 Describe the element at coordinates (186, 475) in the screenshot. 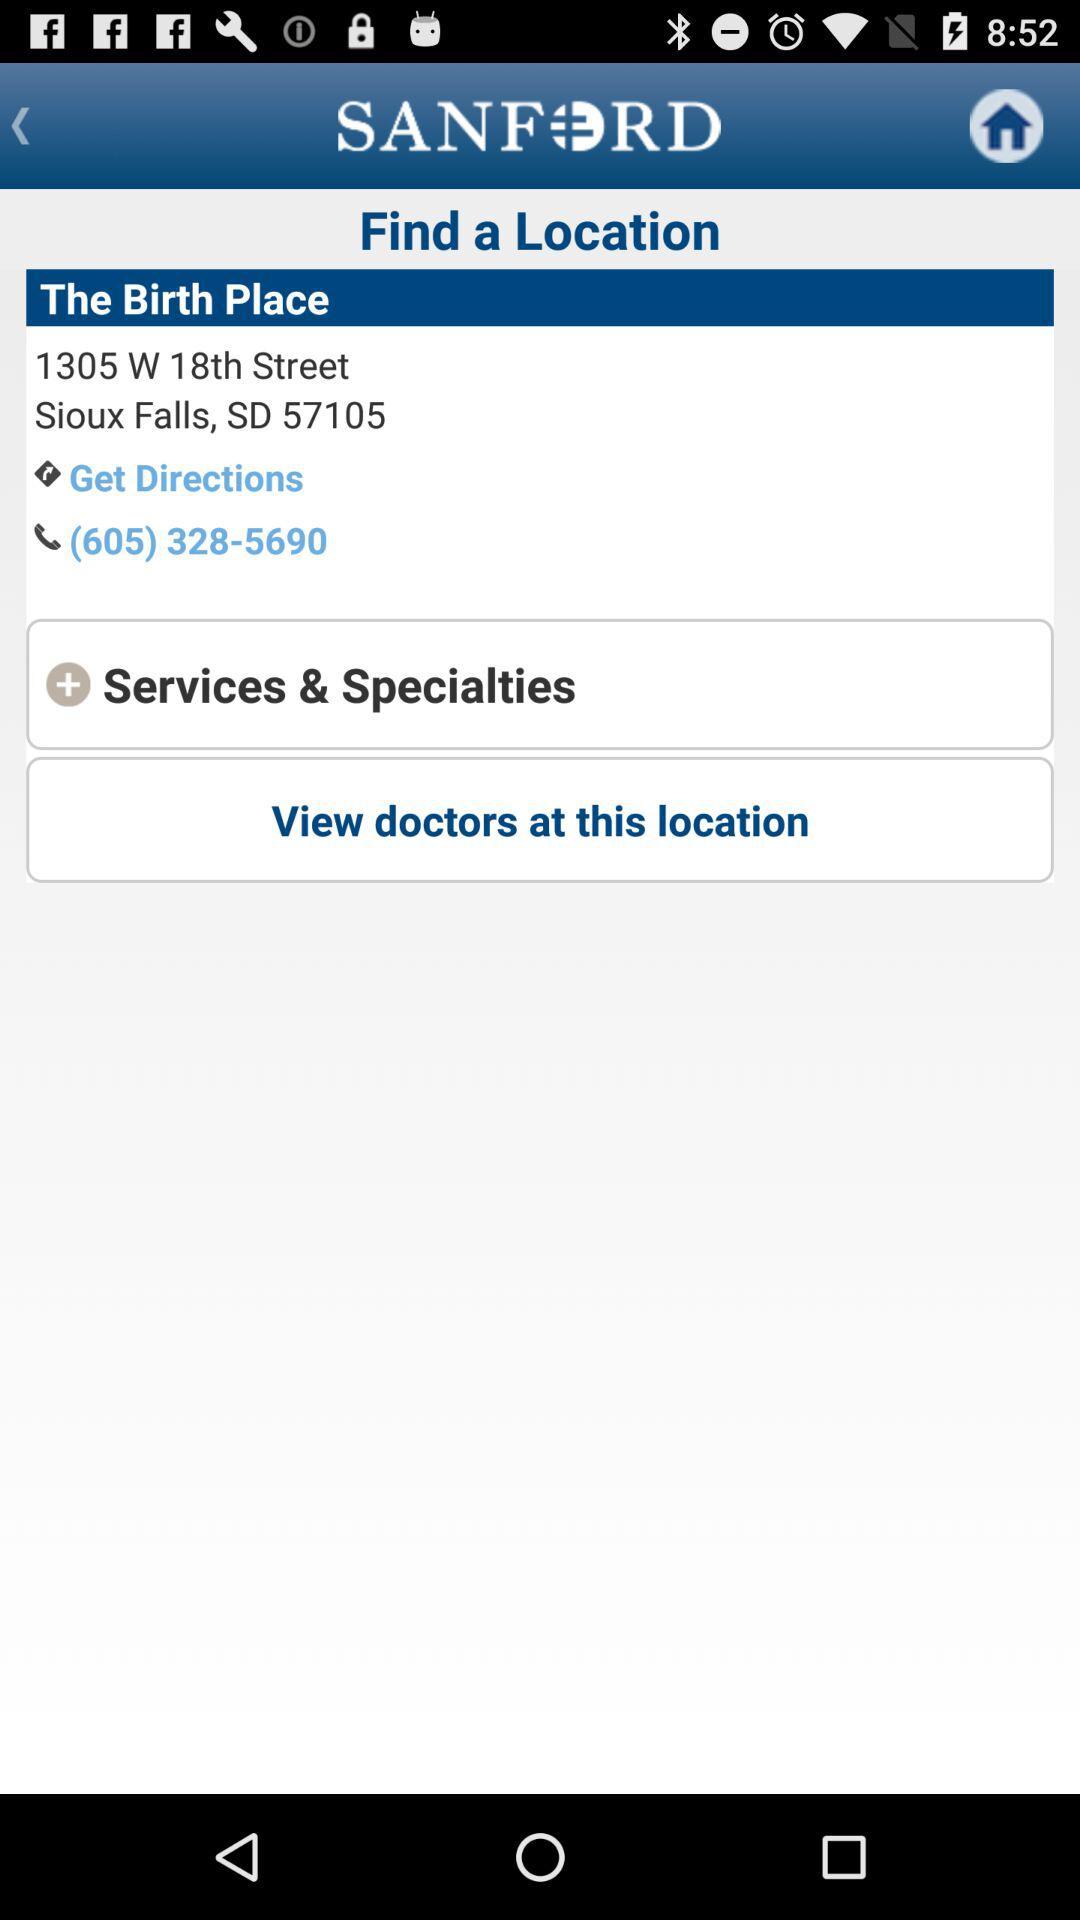

I see `the get directions` at that location.